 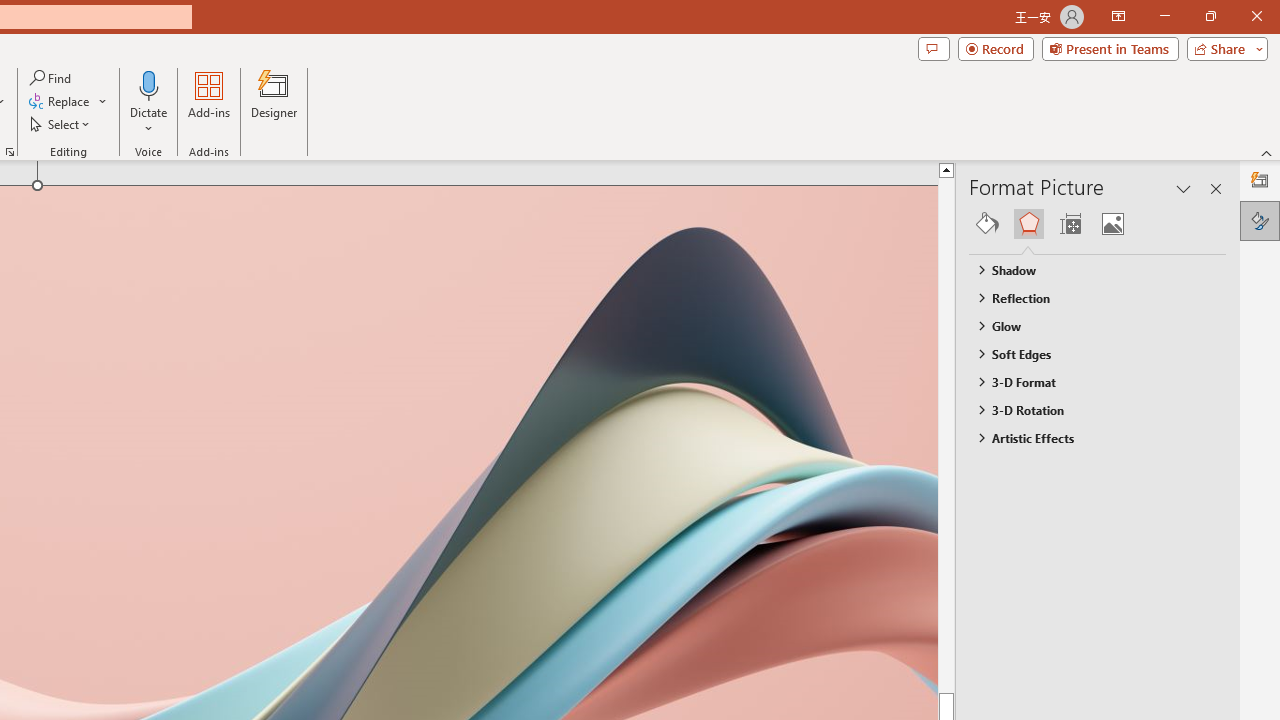 I want to click on 'Size & Properties', so click(x=1069, y=223).